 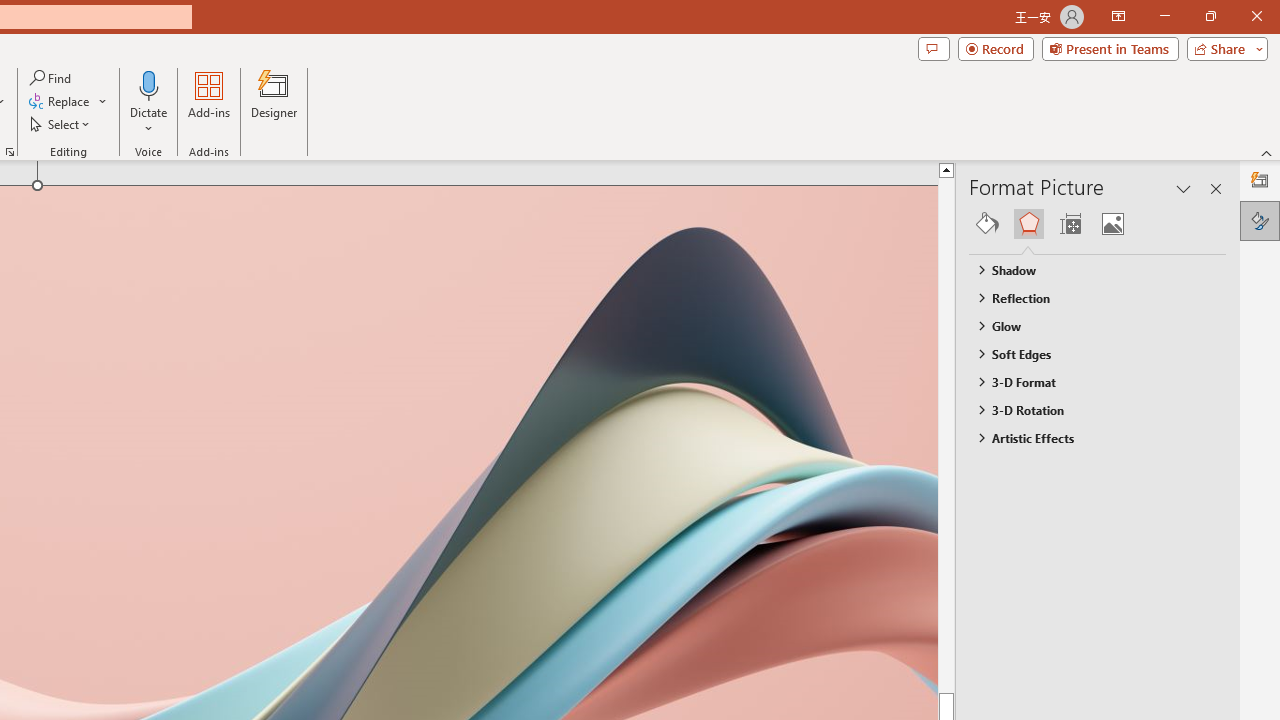 I want to click on 'Size & Properties', so click(x=1069, y=223).